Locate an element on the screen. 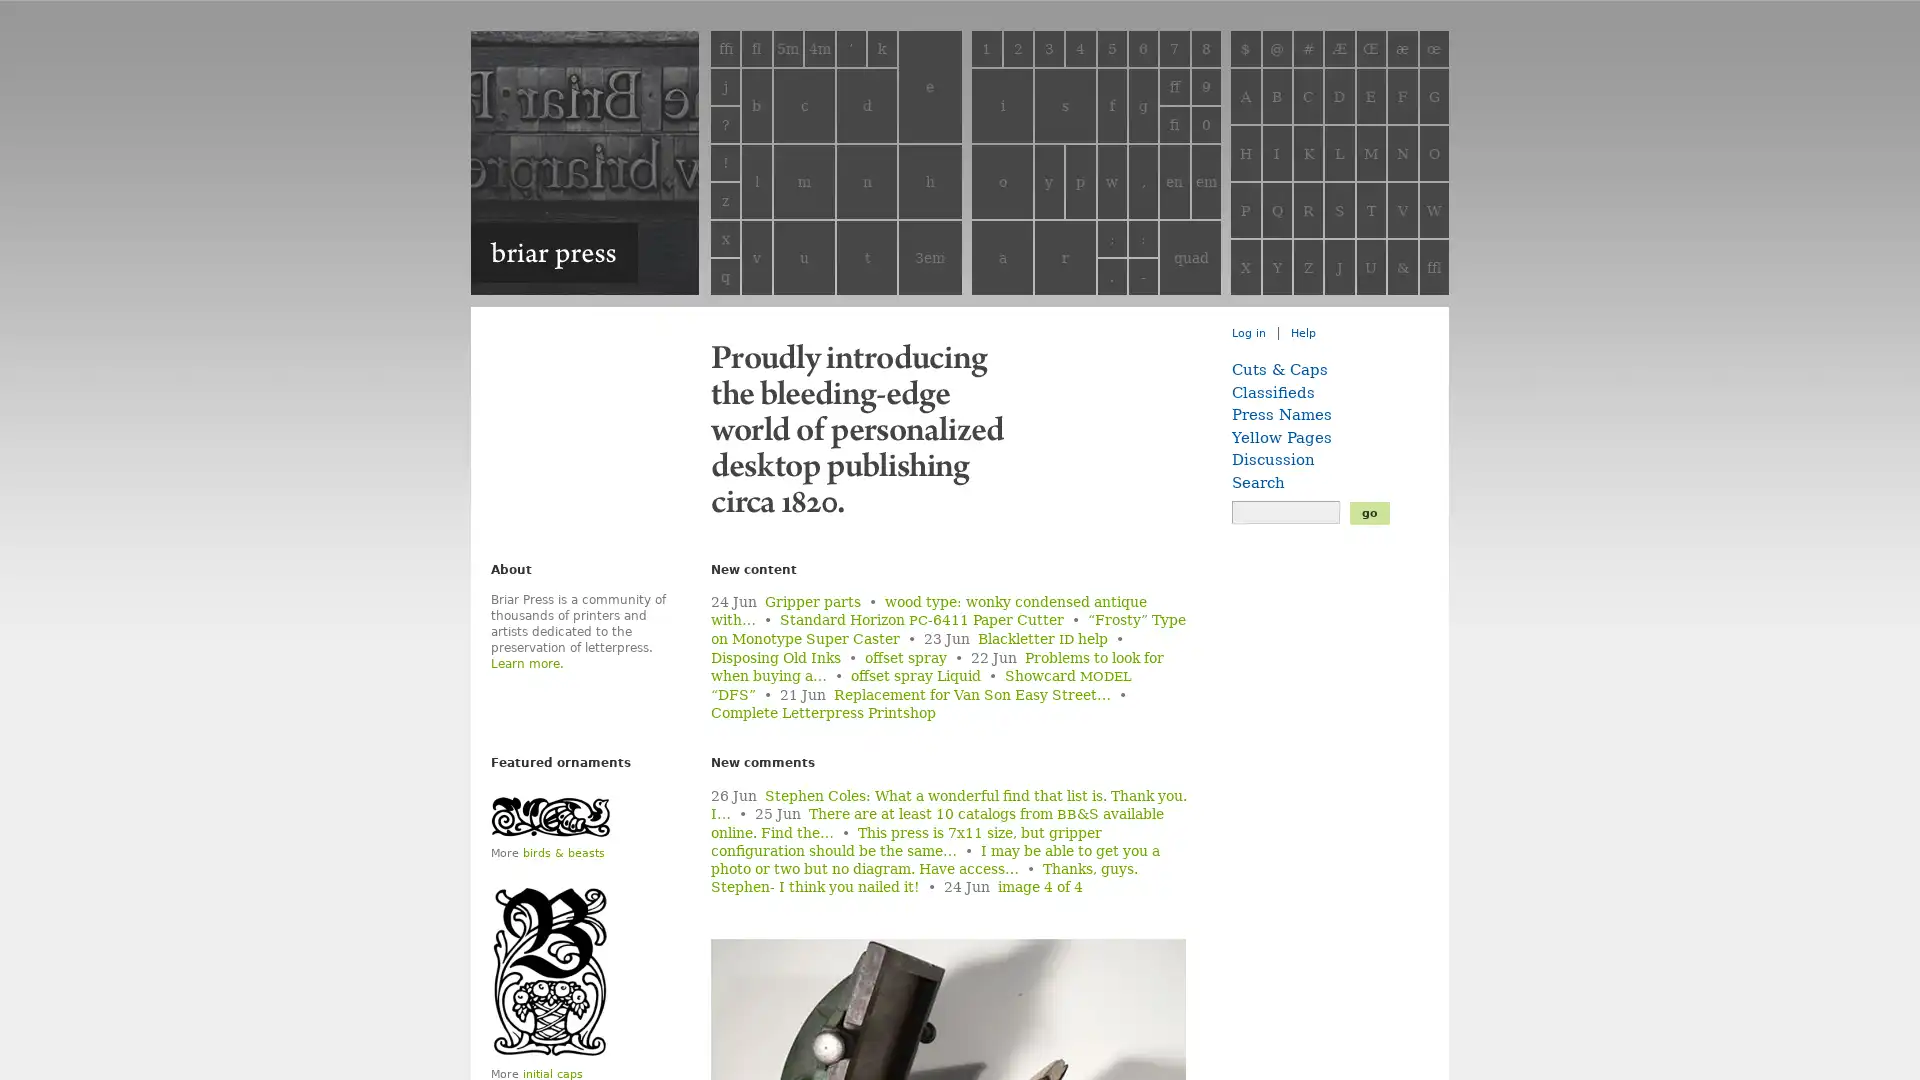 This screenshot has width=1920, height=1080. go is located at coordinates (1368, 511).